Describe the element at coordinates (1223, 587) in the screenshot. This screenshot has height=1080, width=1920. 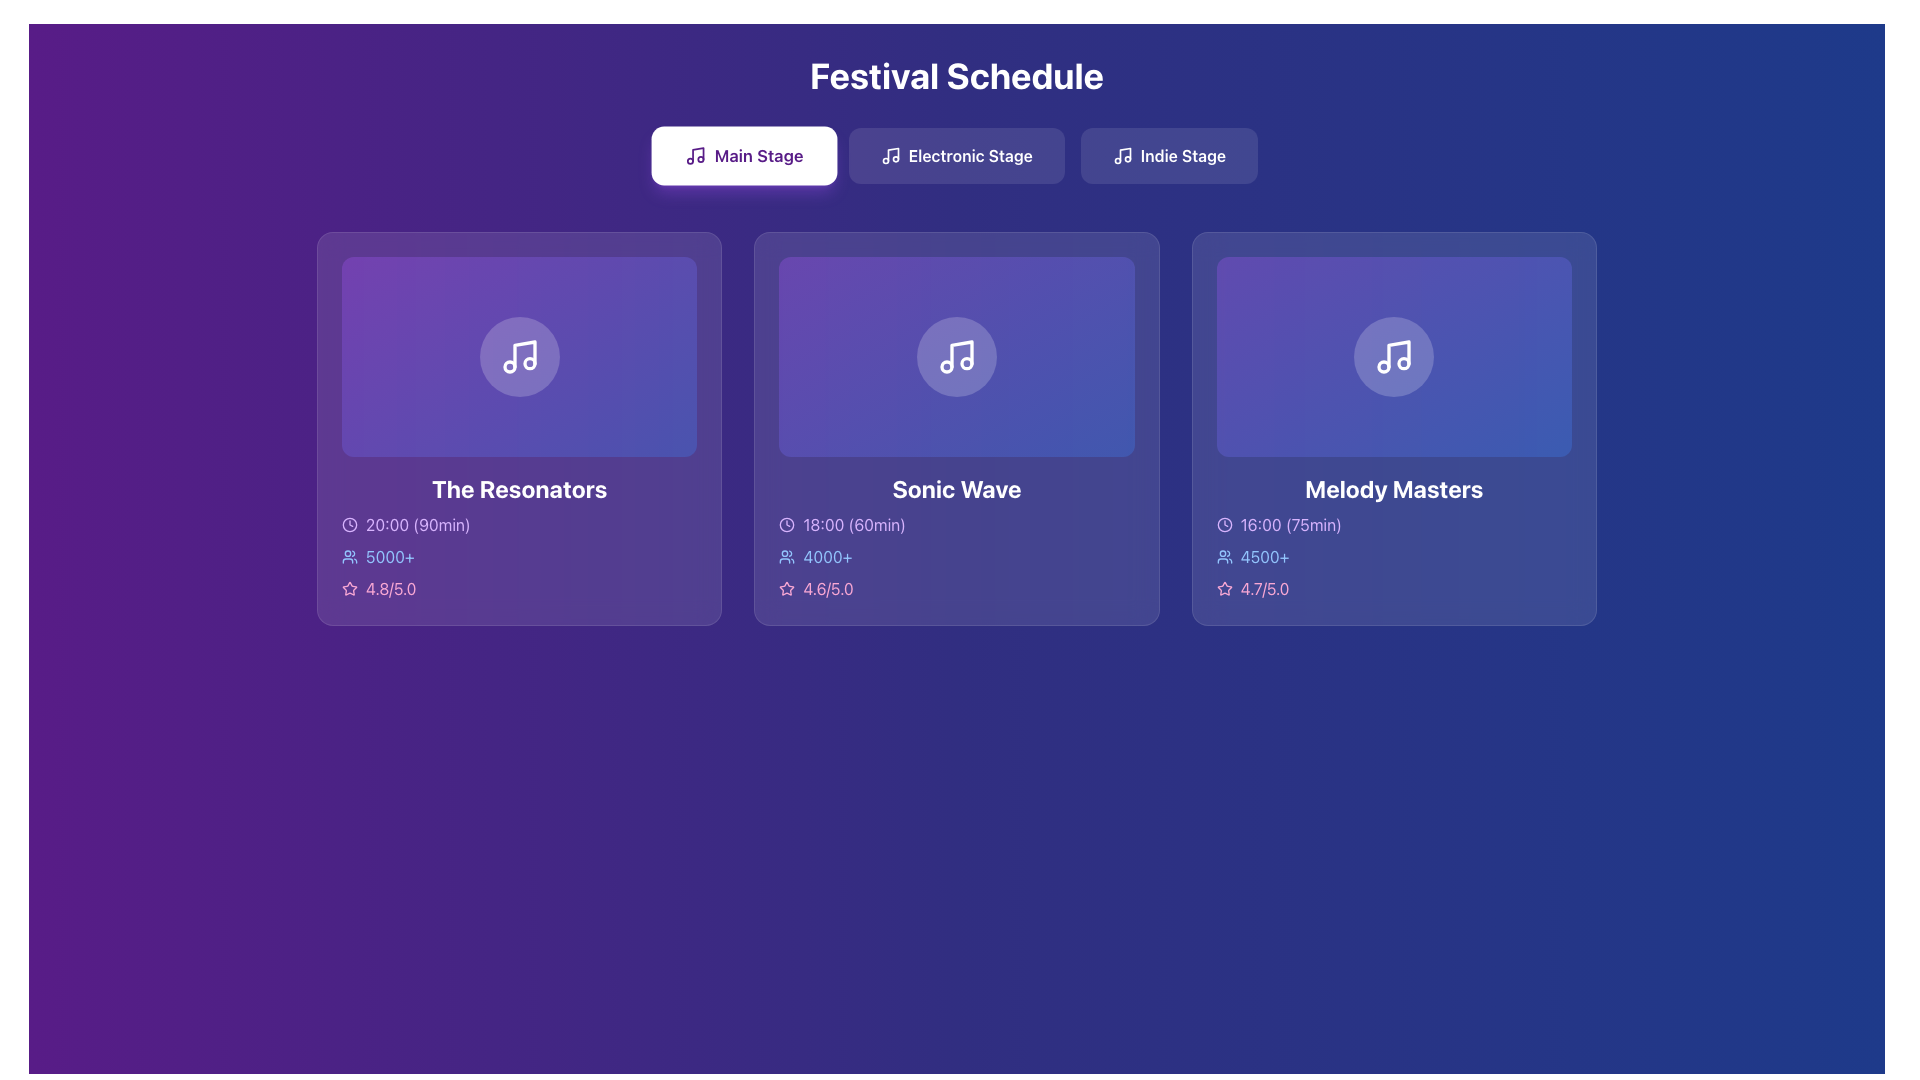
I see `the star-shaped rating icon for the 'Melody Masters' event listing in the rightmost column of the grid` at that location.